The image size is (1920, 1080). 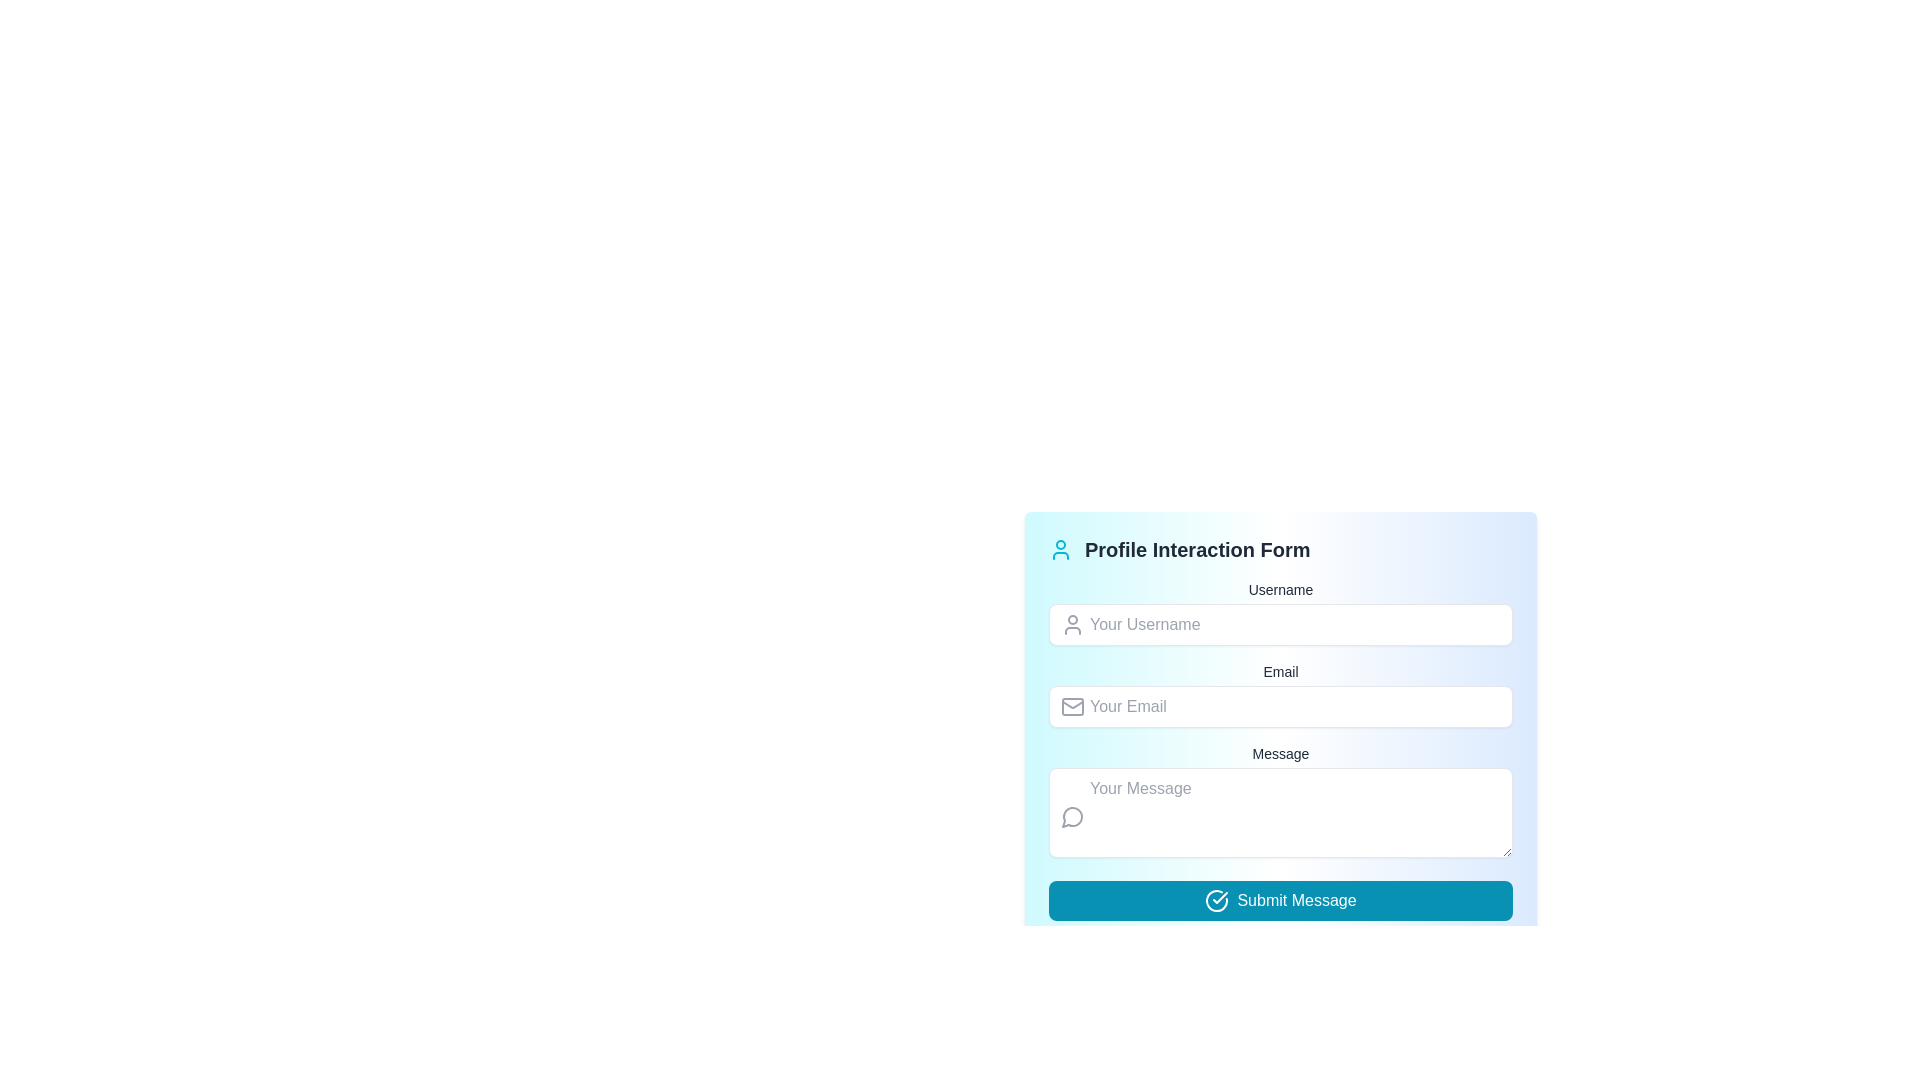 I want to click on the user icon with a circular head and shoulders styled in cyan color, located at the top left of the 'Profile Interaction Form', so click(x=1059, y=550).